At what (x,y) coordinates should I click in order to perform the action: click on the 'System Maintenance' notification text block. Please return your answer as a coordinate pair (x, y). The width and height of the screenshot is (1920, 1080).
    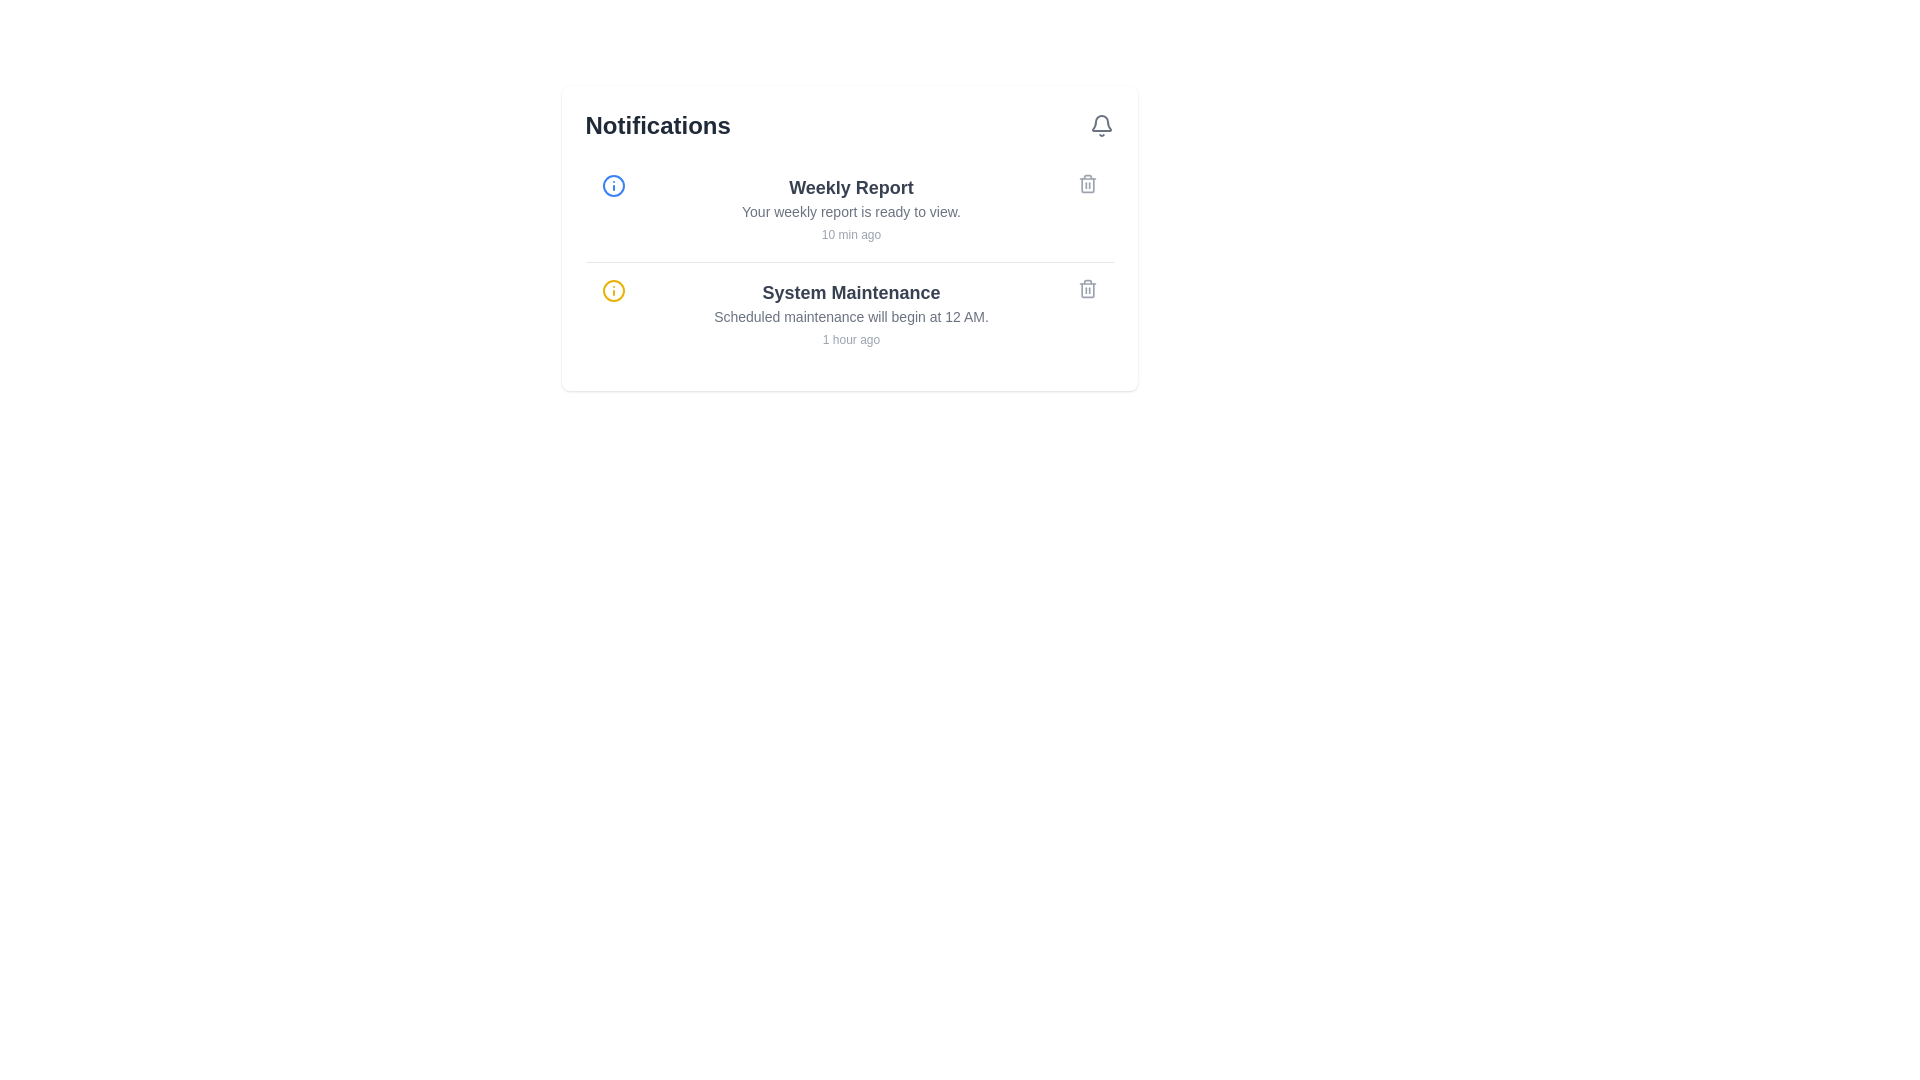
    Looking at the image, I should click on (851, 315).